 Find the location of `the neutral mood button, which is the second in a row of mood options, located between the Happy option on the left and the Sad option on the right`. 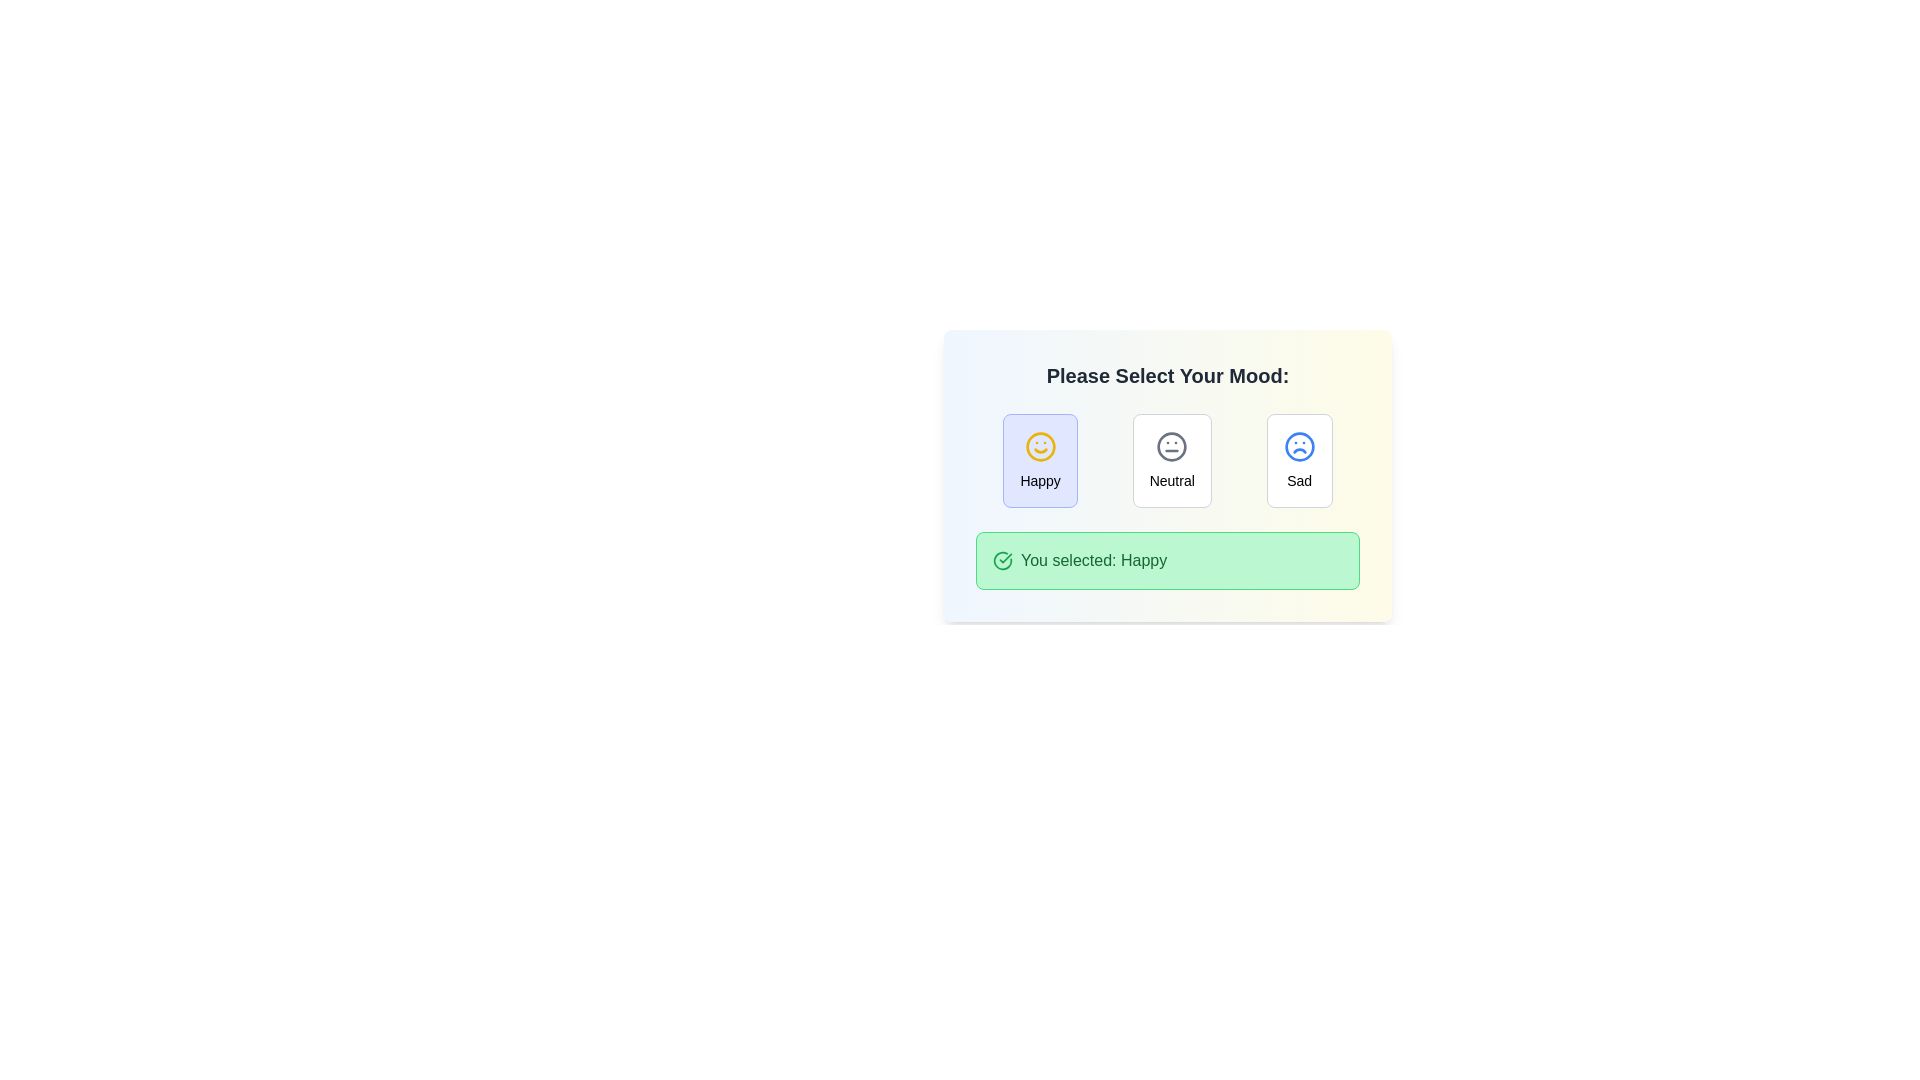

the neutral mood button, which is the second in a row of mood options, located between the Happy option on the left and the Sad option on the right is located at coordinates (1172, 461).